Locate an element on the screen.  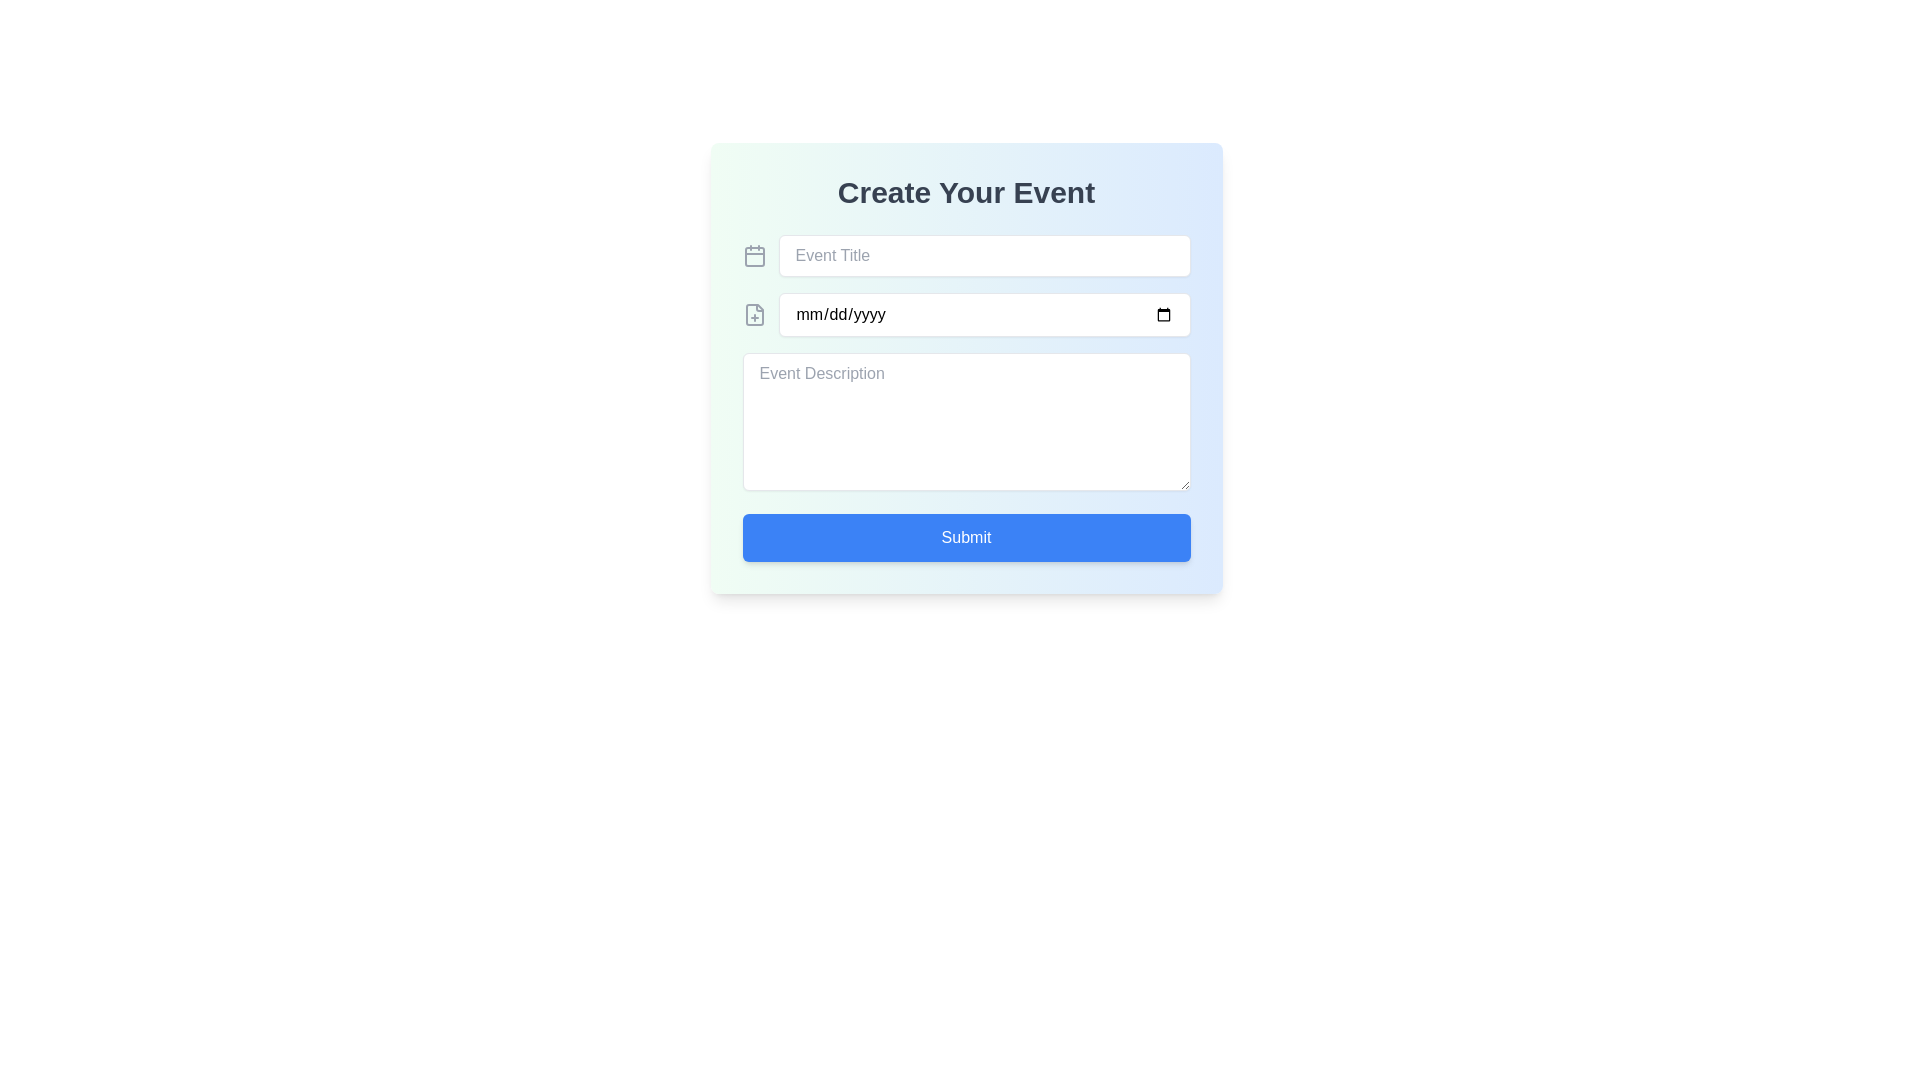
the Date input field to focus it and allow the user to type a date is located at coordinates (966, 315).